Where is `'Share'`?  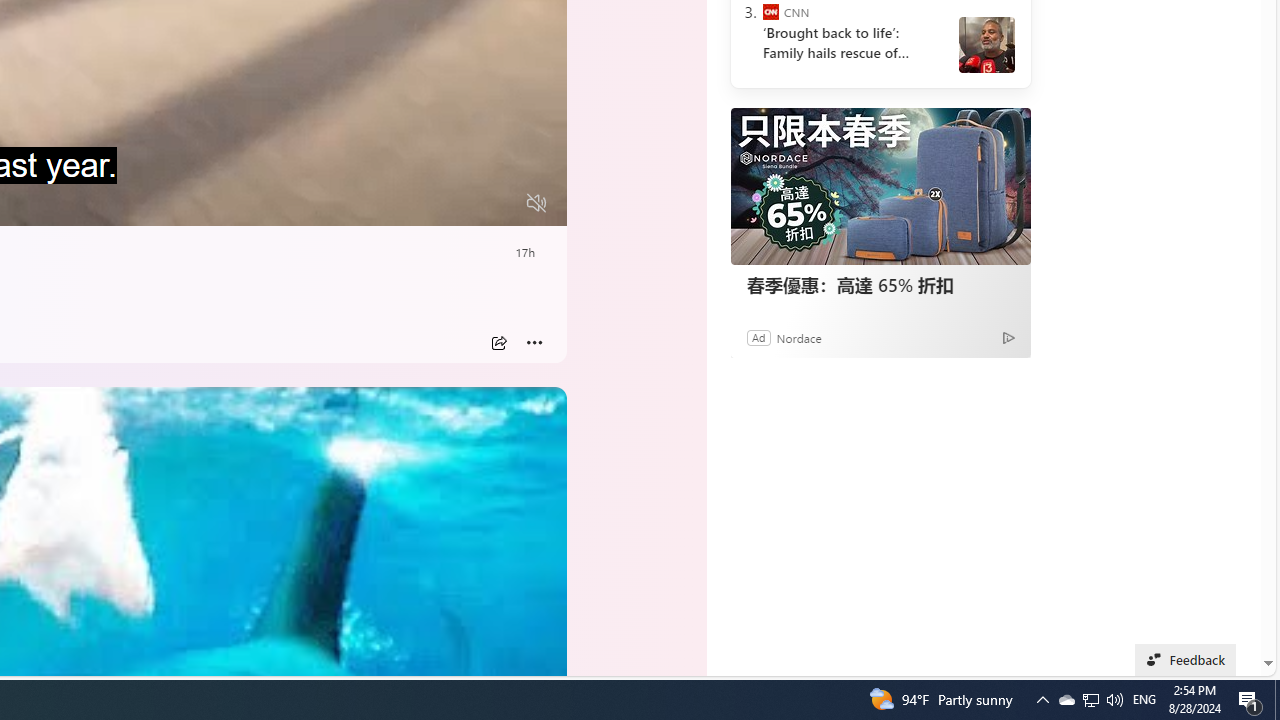
'Share' is located at coordinates (498, 342).